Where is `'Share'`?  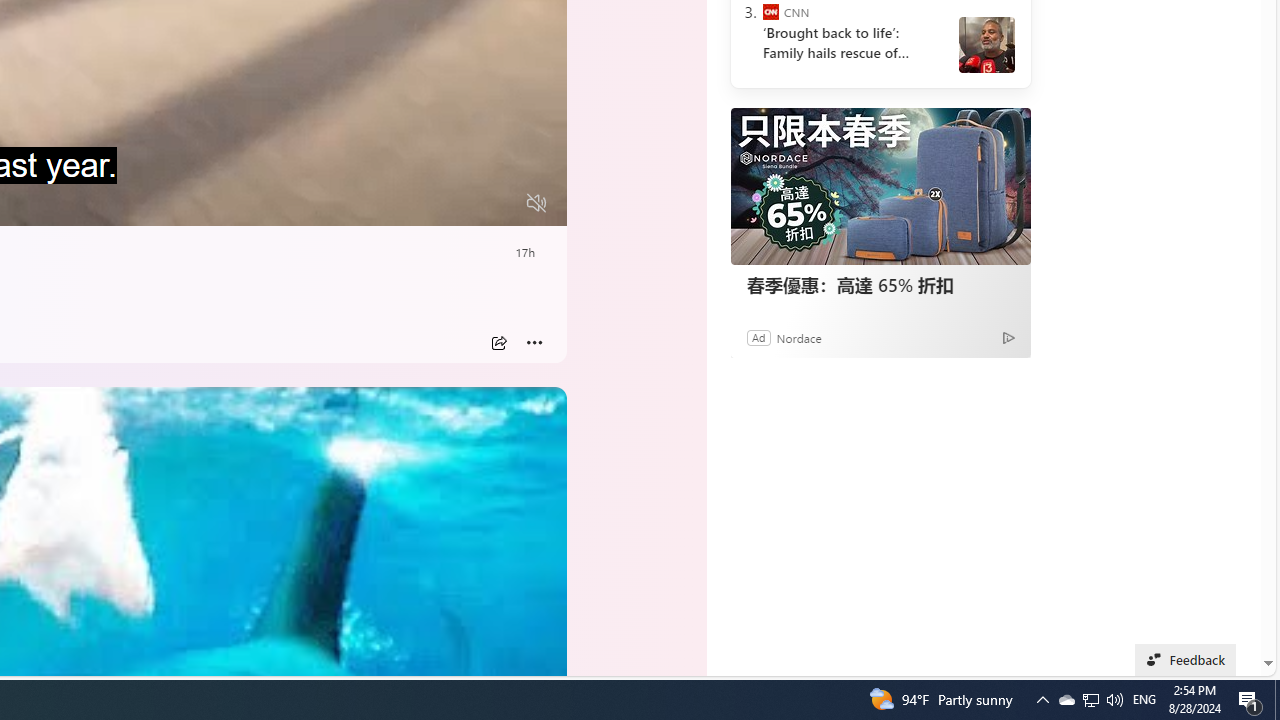
'Share' is located at coordinates (498, 342).